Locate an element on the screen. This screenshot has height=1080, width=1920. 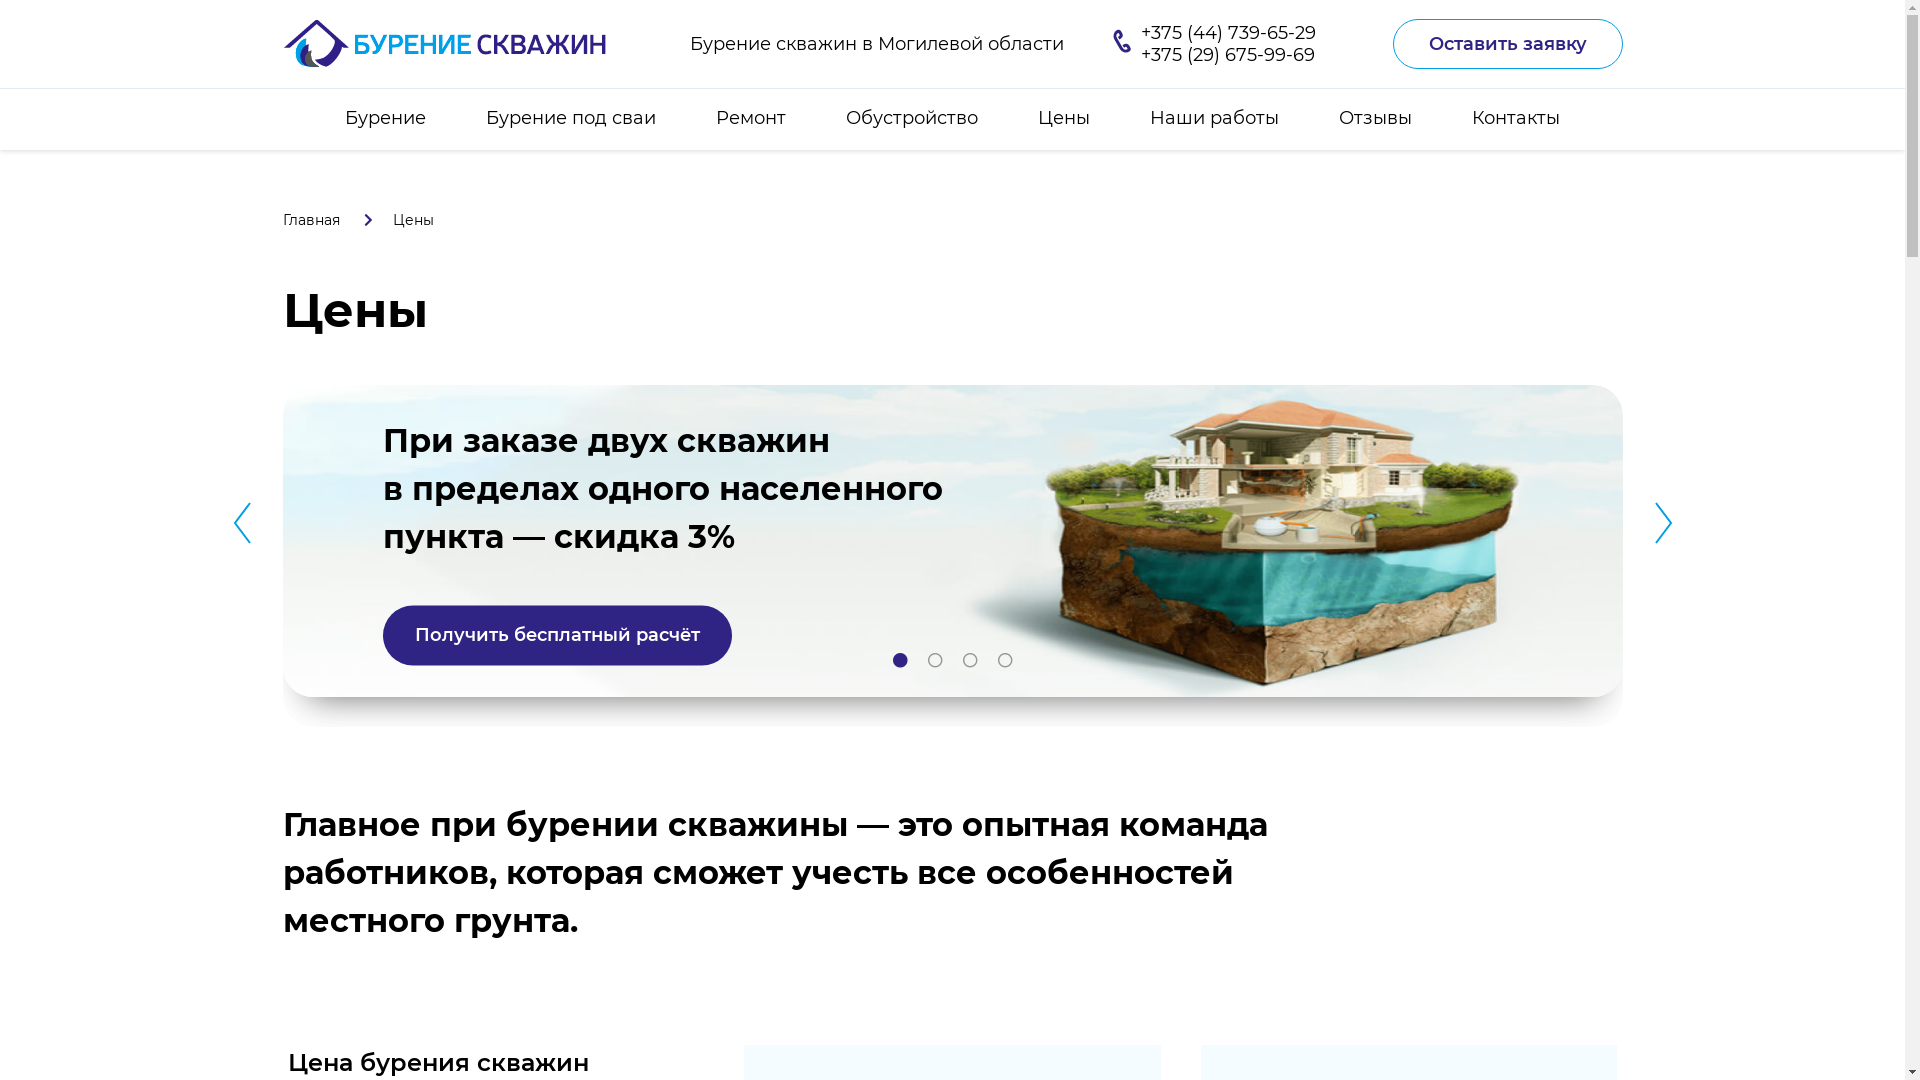
'+375 (29) 675-99-69' is located at coordinates (1226, 53).